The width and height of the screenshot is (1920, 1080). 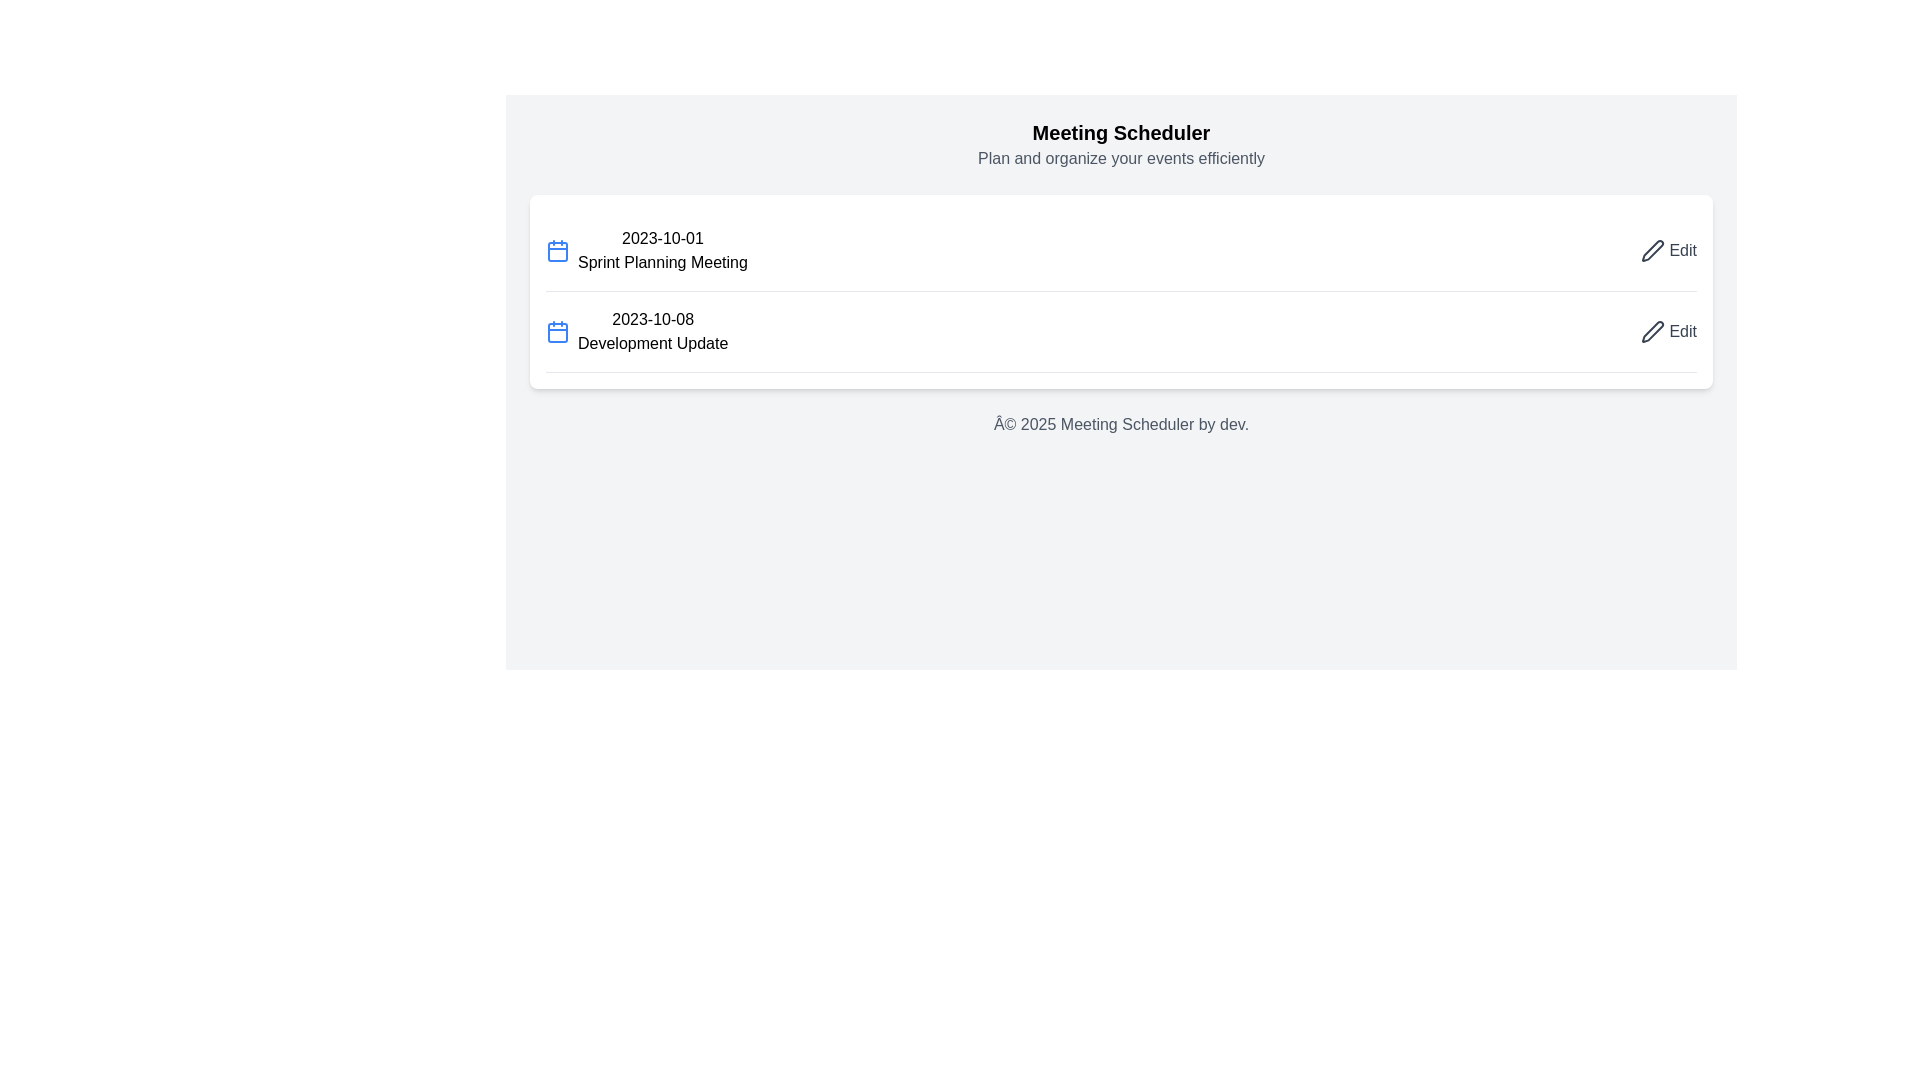 What do you see at coordinates (1653, 249) in the screenshot?
I see `the editing icon located to the right of the first meeting entry row, adjacent to the 'Edit' label` at bounding box center [1653, 249].